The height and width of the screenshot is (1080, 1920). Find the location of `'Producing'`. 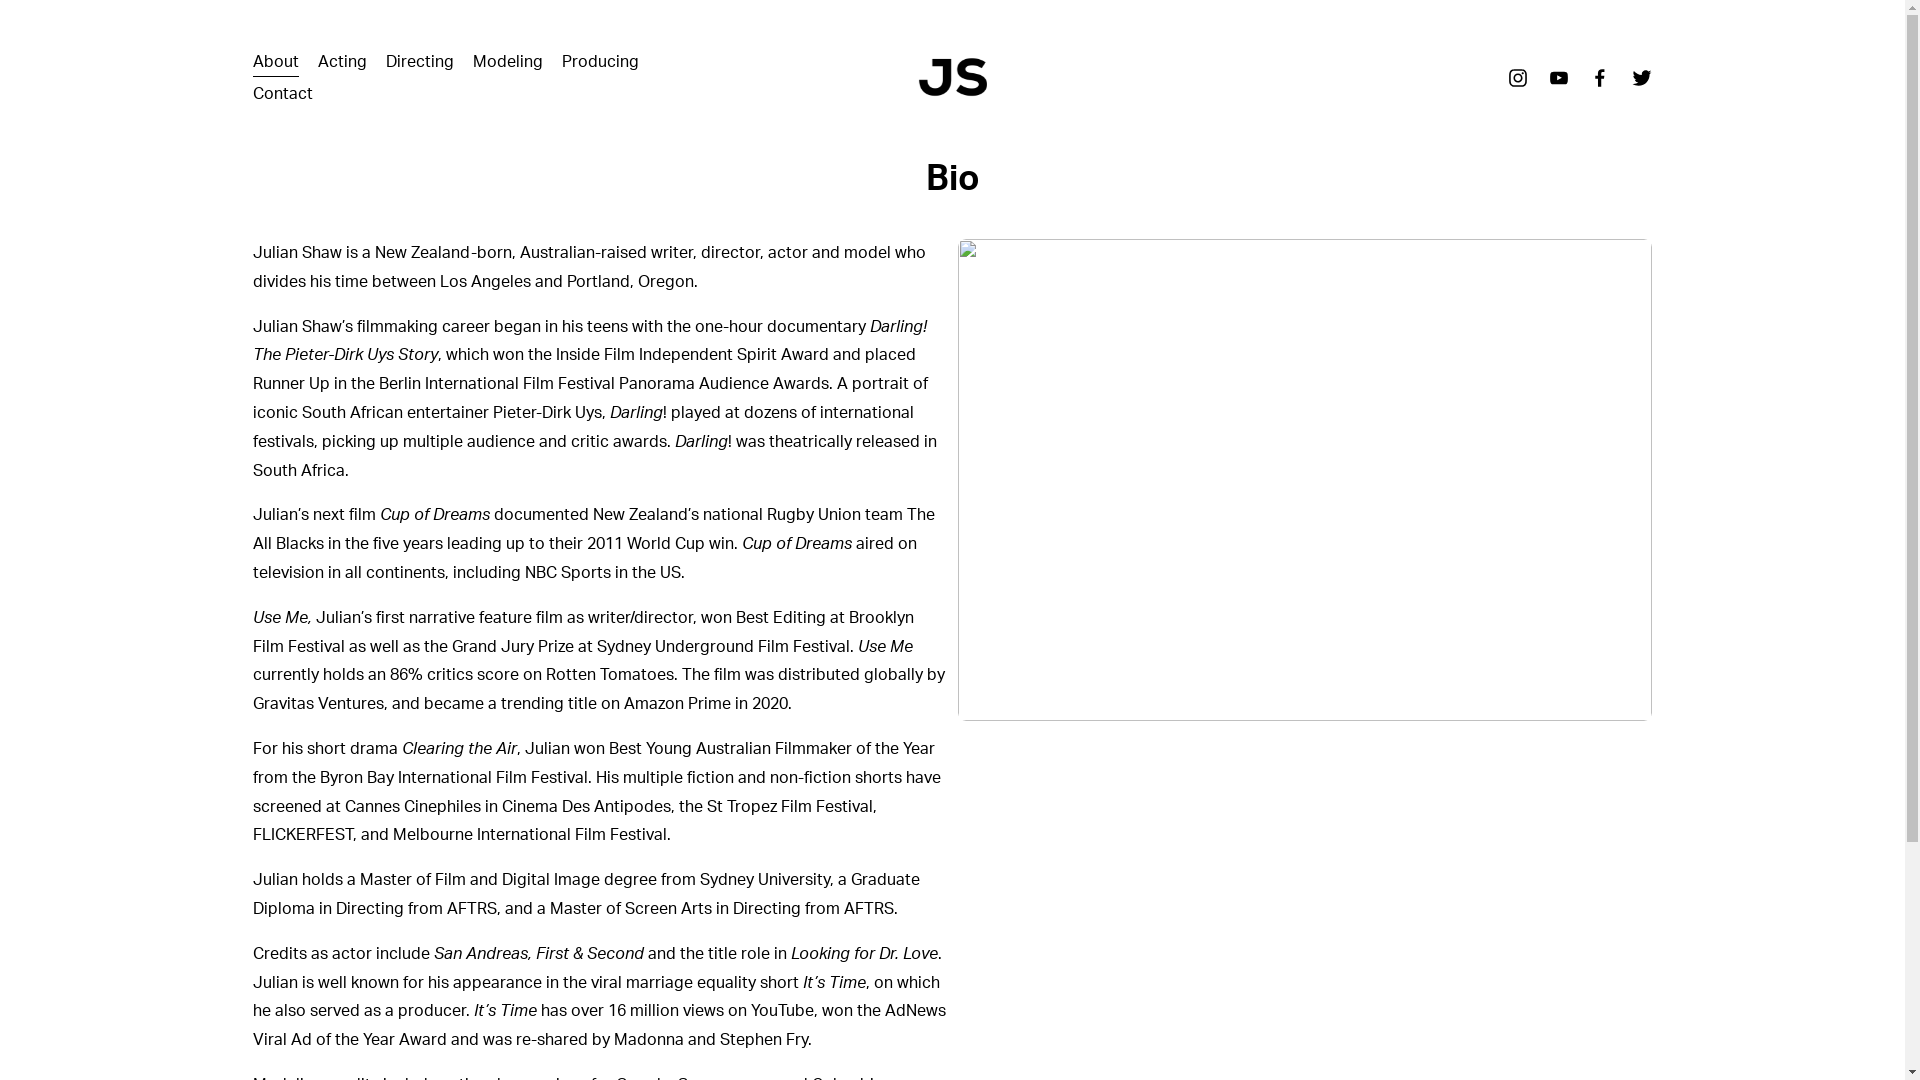

'Producing' is located at coordinates (599, 60).